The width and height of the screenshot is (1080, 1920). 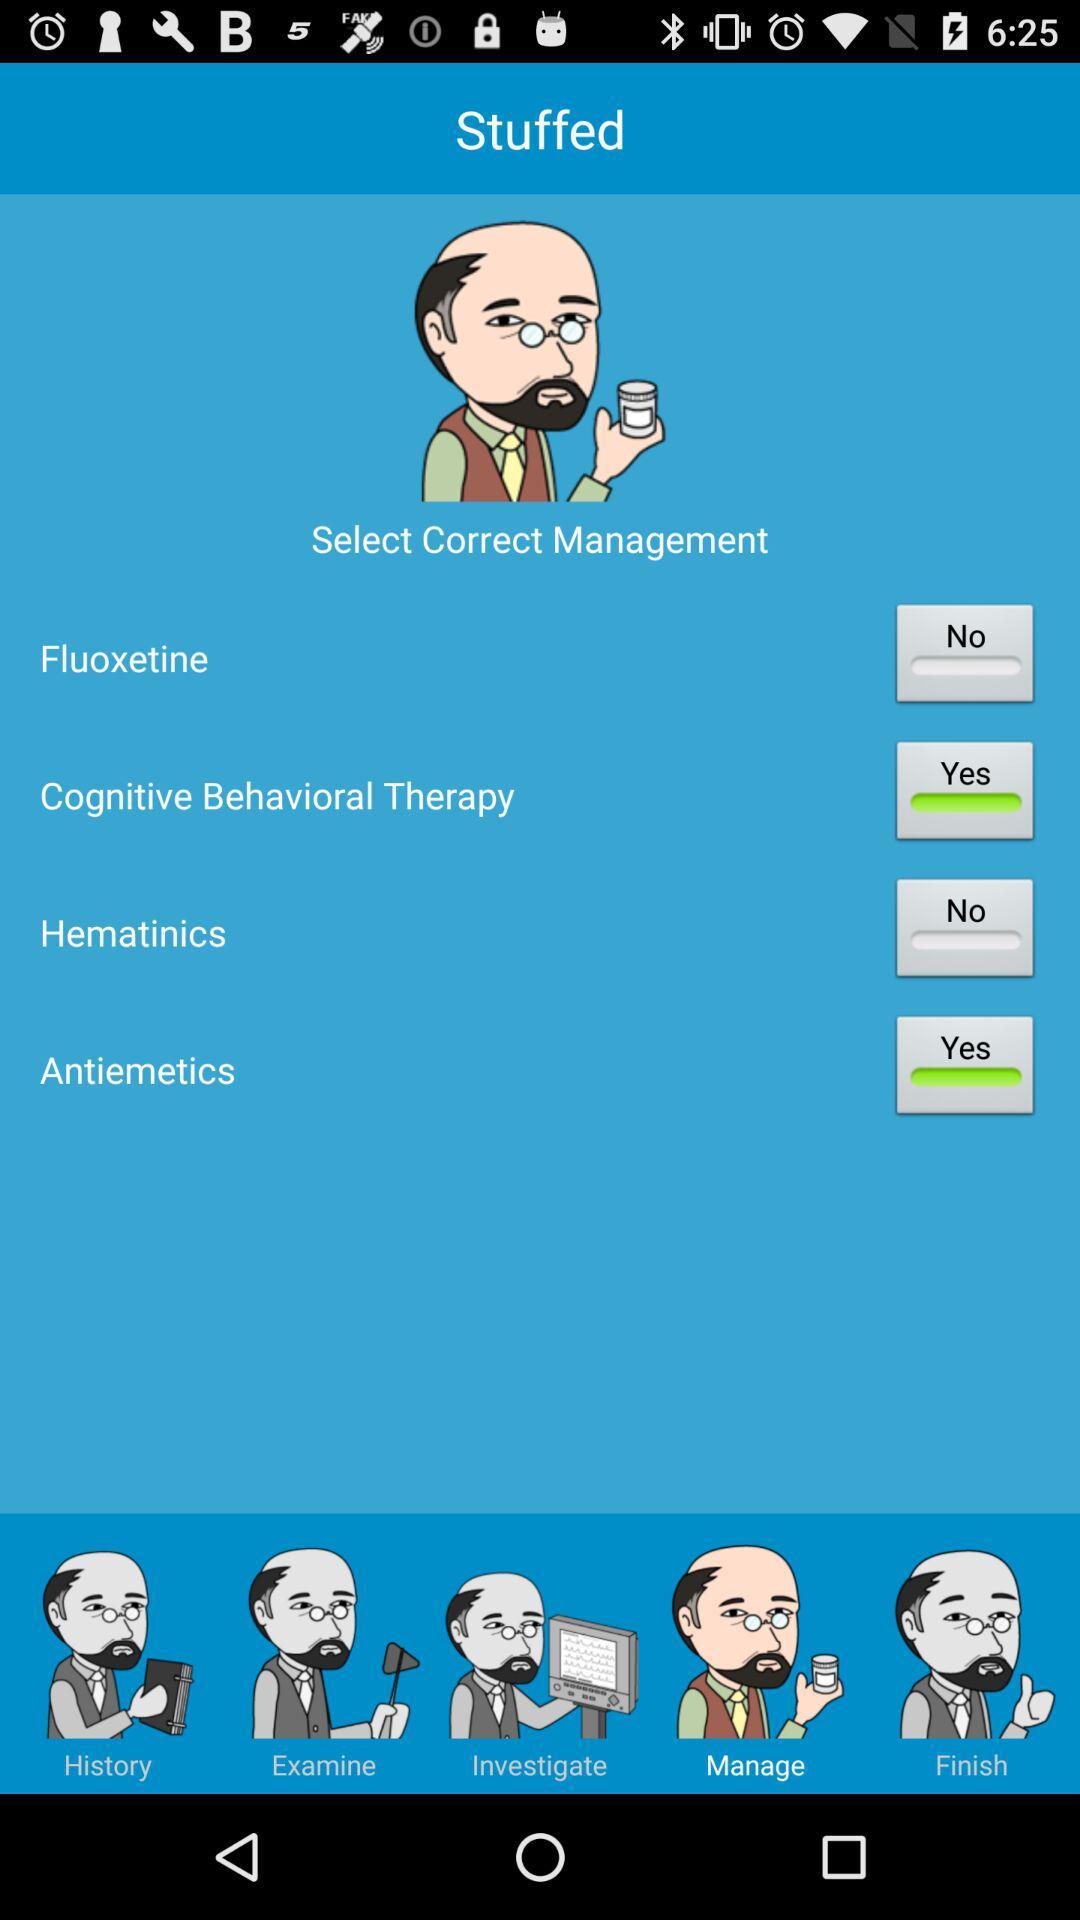 I want to click on yes right to antiemetics, so click(x=963, y=1069).